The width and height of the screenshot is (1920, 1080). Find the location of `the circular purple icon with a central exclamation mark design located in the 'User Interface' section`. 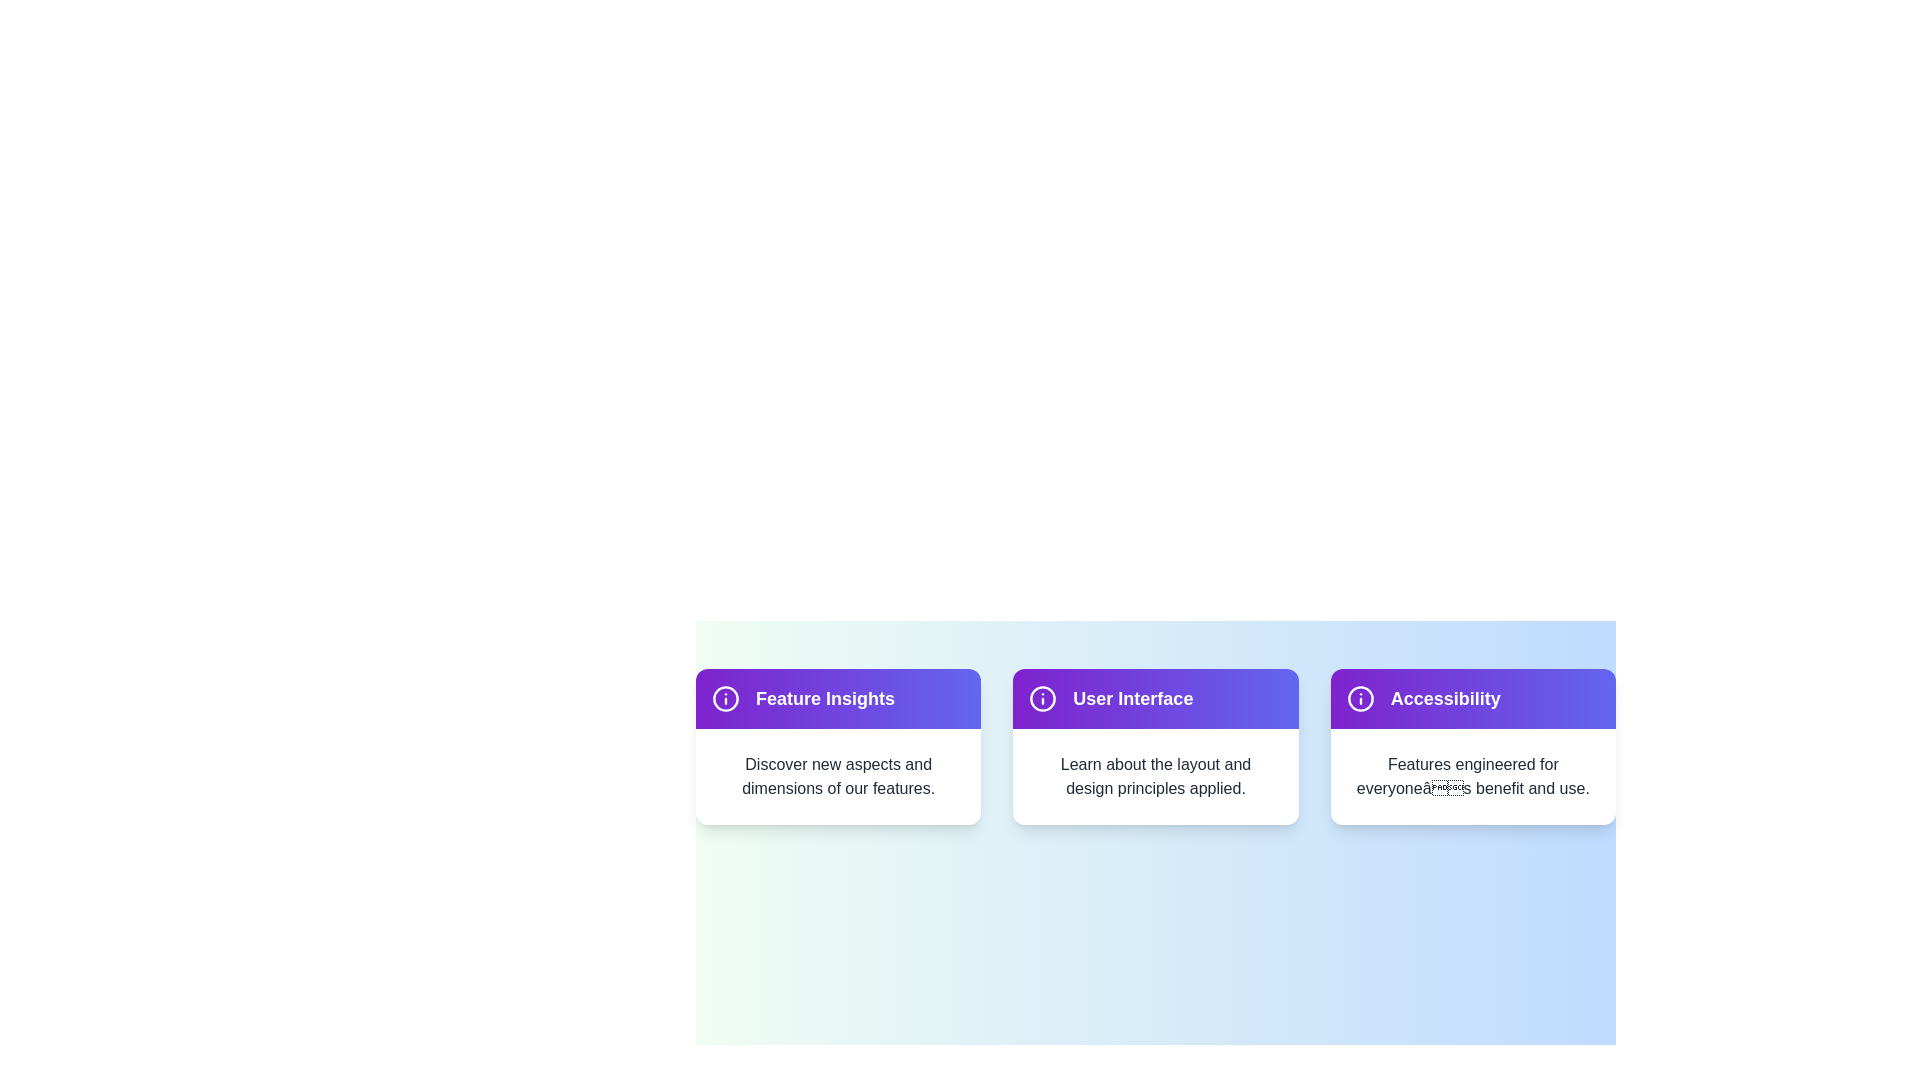

the circular purple icon with a central exclamation mark design located in the 'User Interface' section is located at coordinates (1042, 697).